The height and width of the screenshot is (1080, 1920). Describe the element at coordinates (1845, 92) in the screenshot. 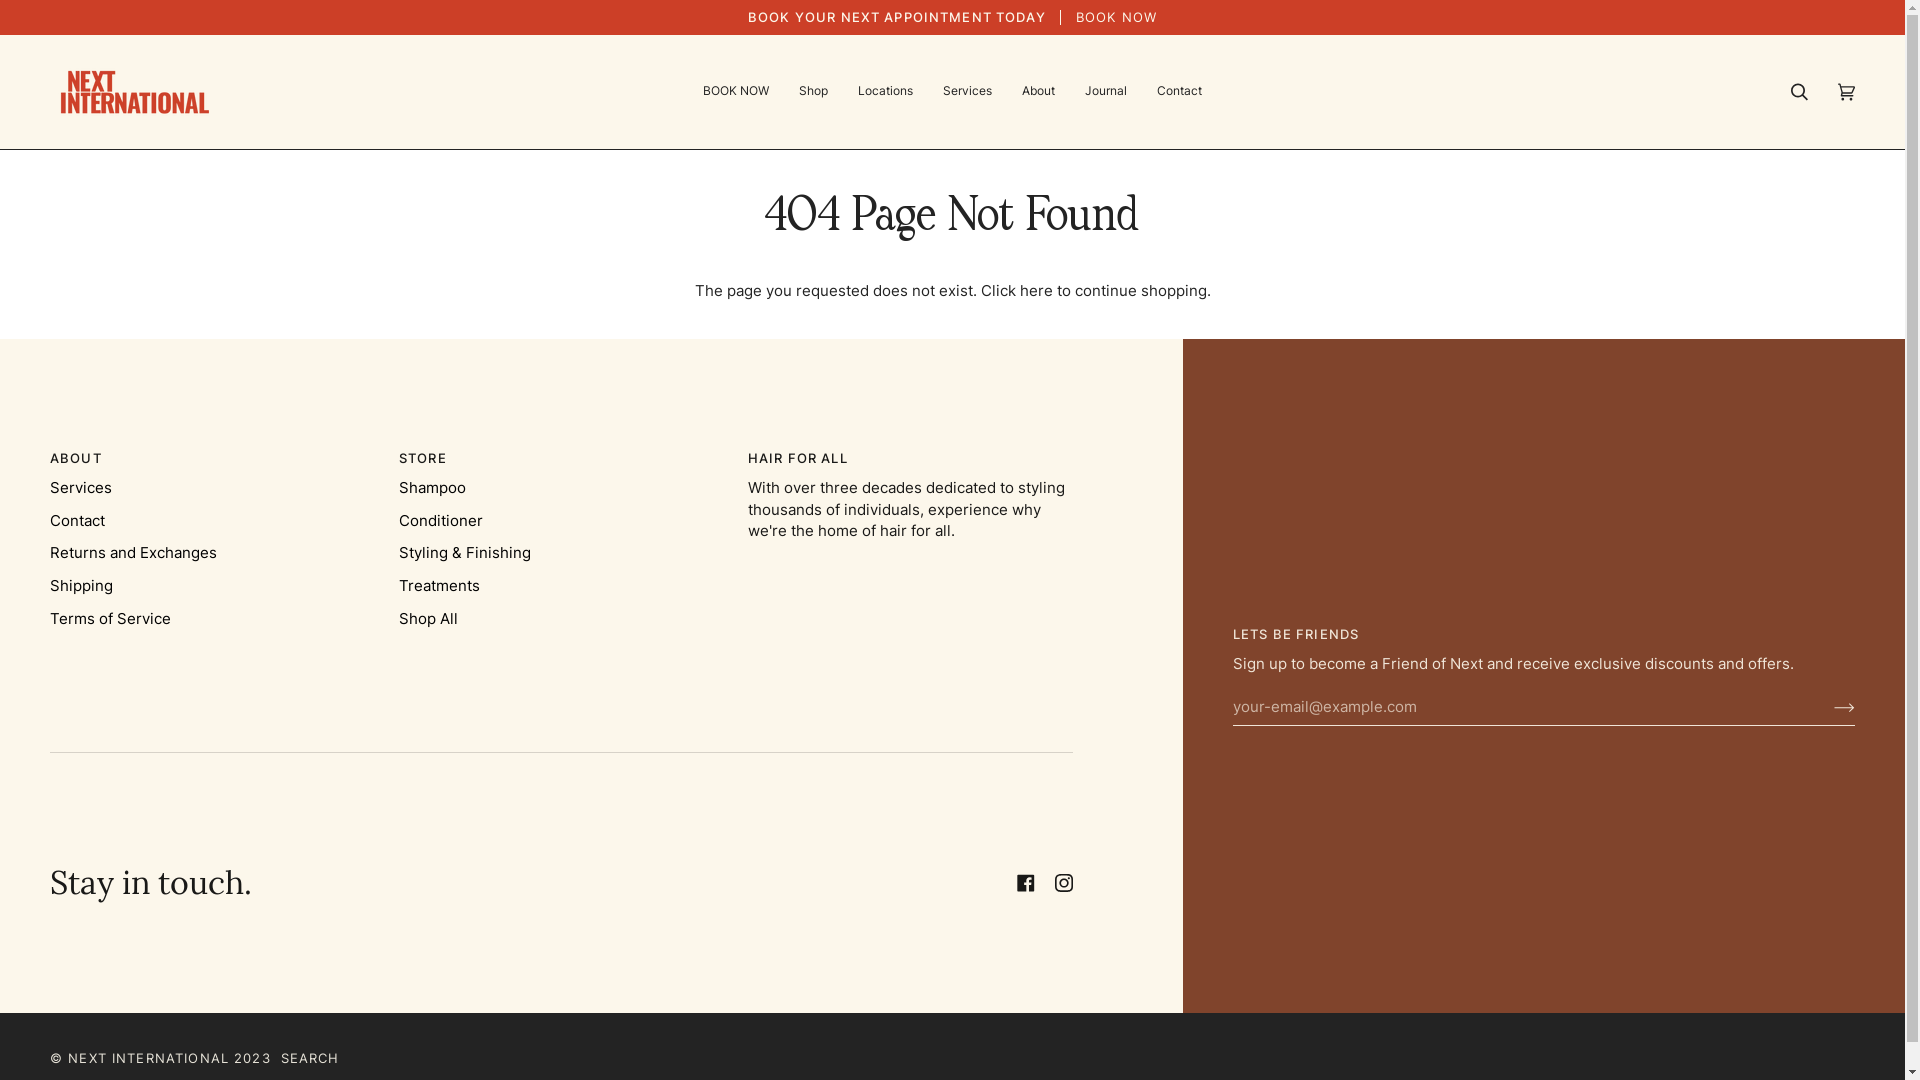

I see `'Cart` at that location.